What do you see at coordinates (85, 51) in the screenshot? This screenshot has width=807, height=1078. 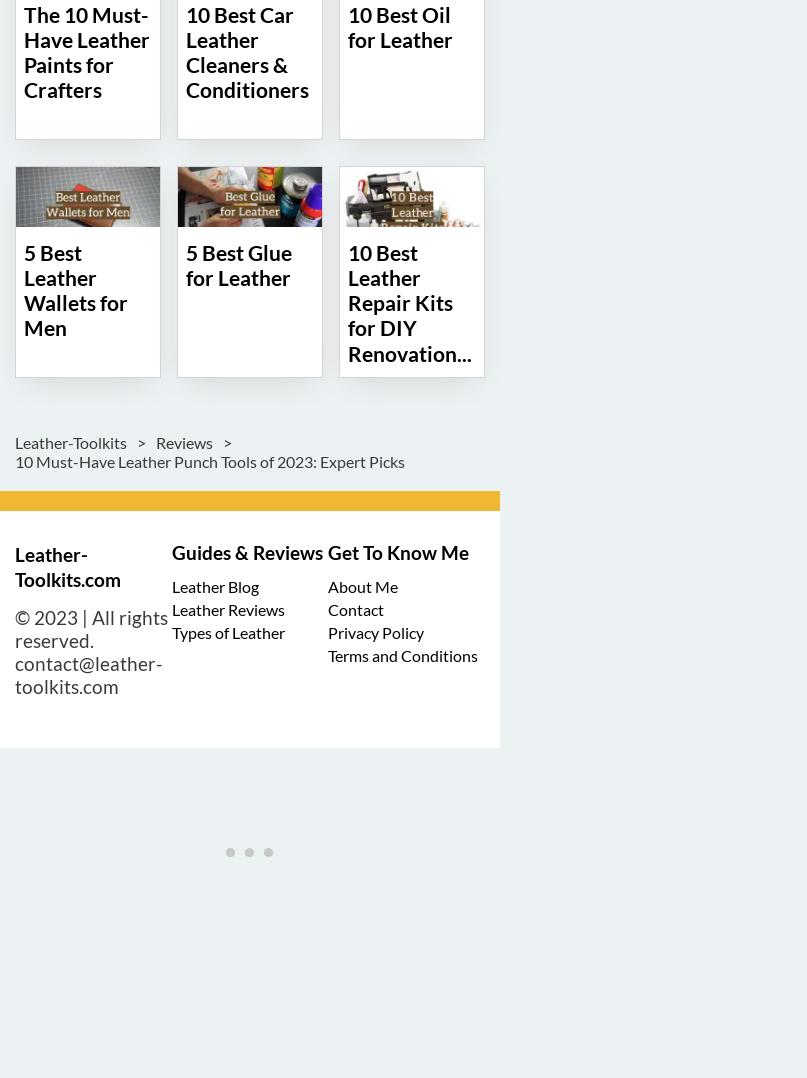 I see `'The 10 Must-Have Leather Paints for Crafters'` at bounding box center [85, 51].